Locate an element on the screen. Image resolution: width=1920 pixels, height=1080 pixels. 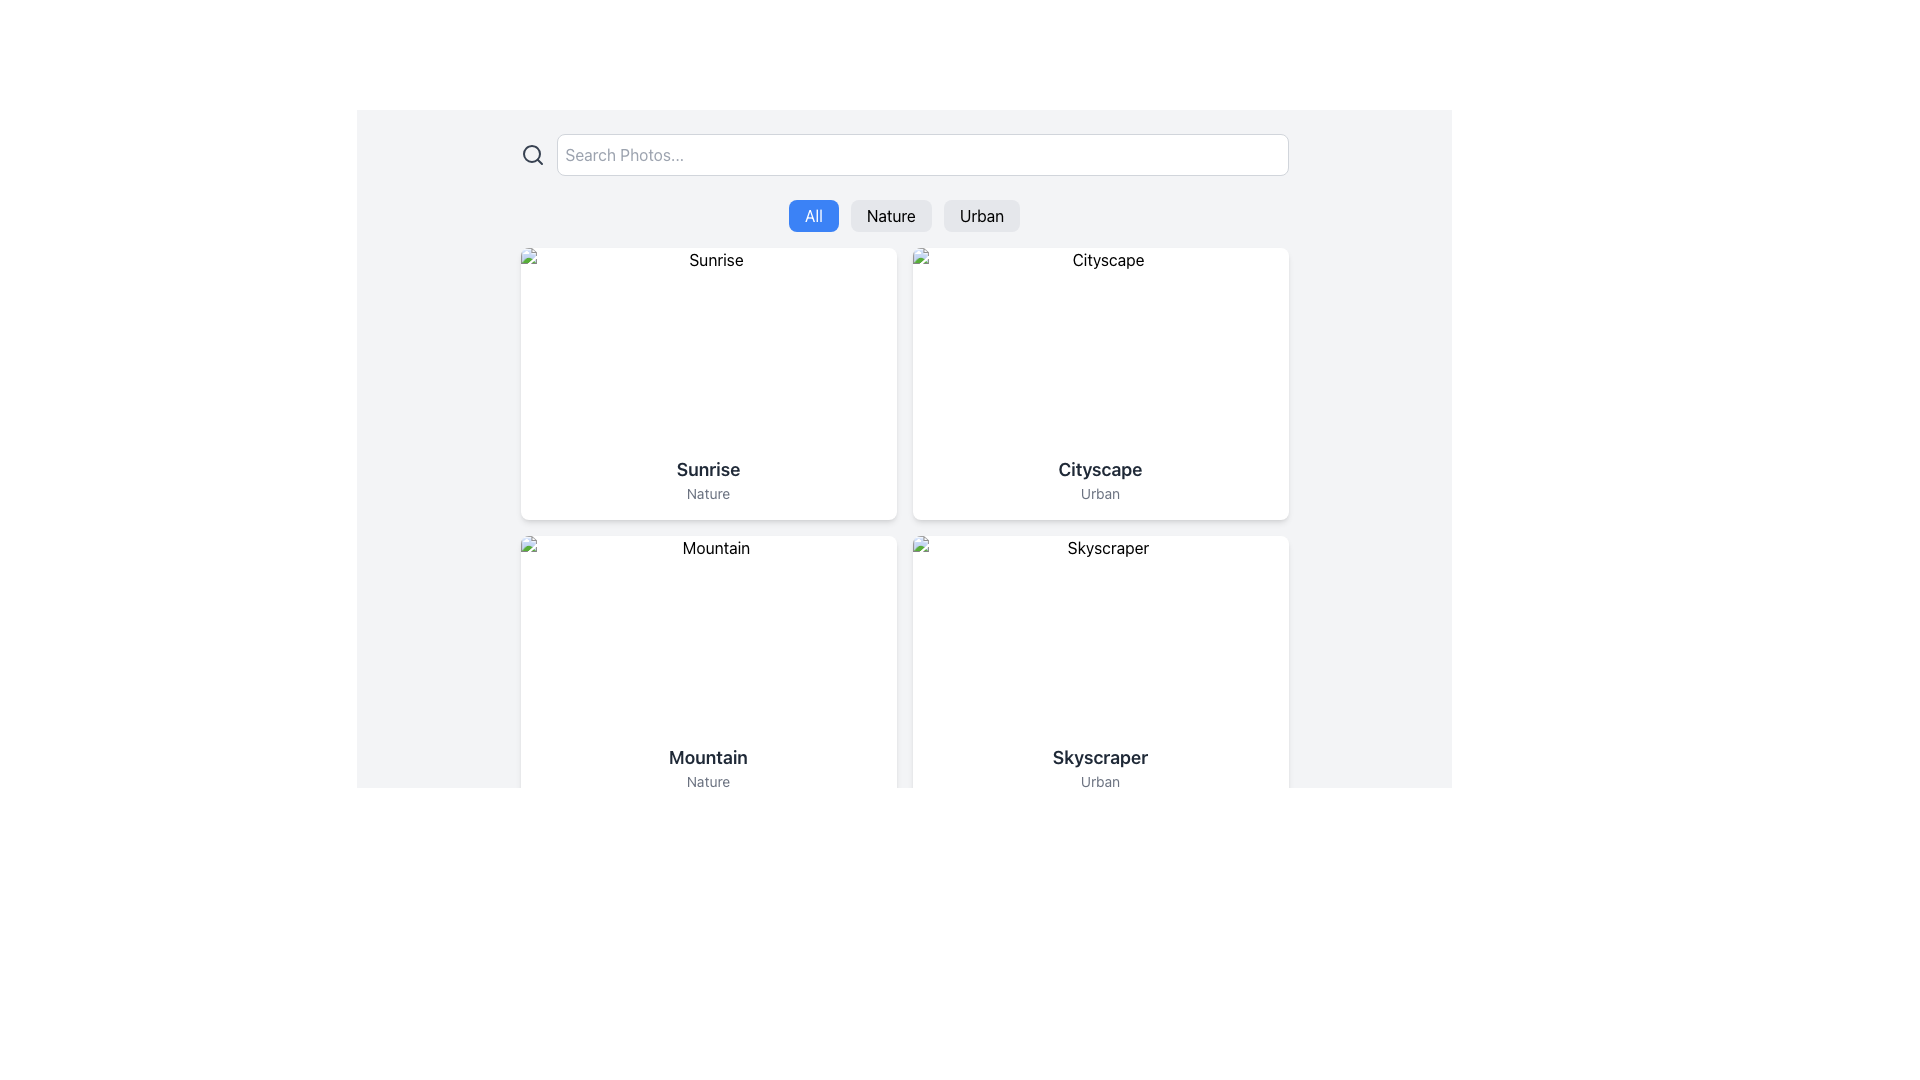
the image element displaying a placeholder for 'Mountain' located in the second row, first column of the card layout is located at coordinates (708, 632).